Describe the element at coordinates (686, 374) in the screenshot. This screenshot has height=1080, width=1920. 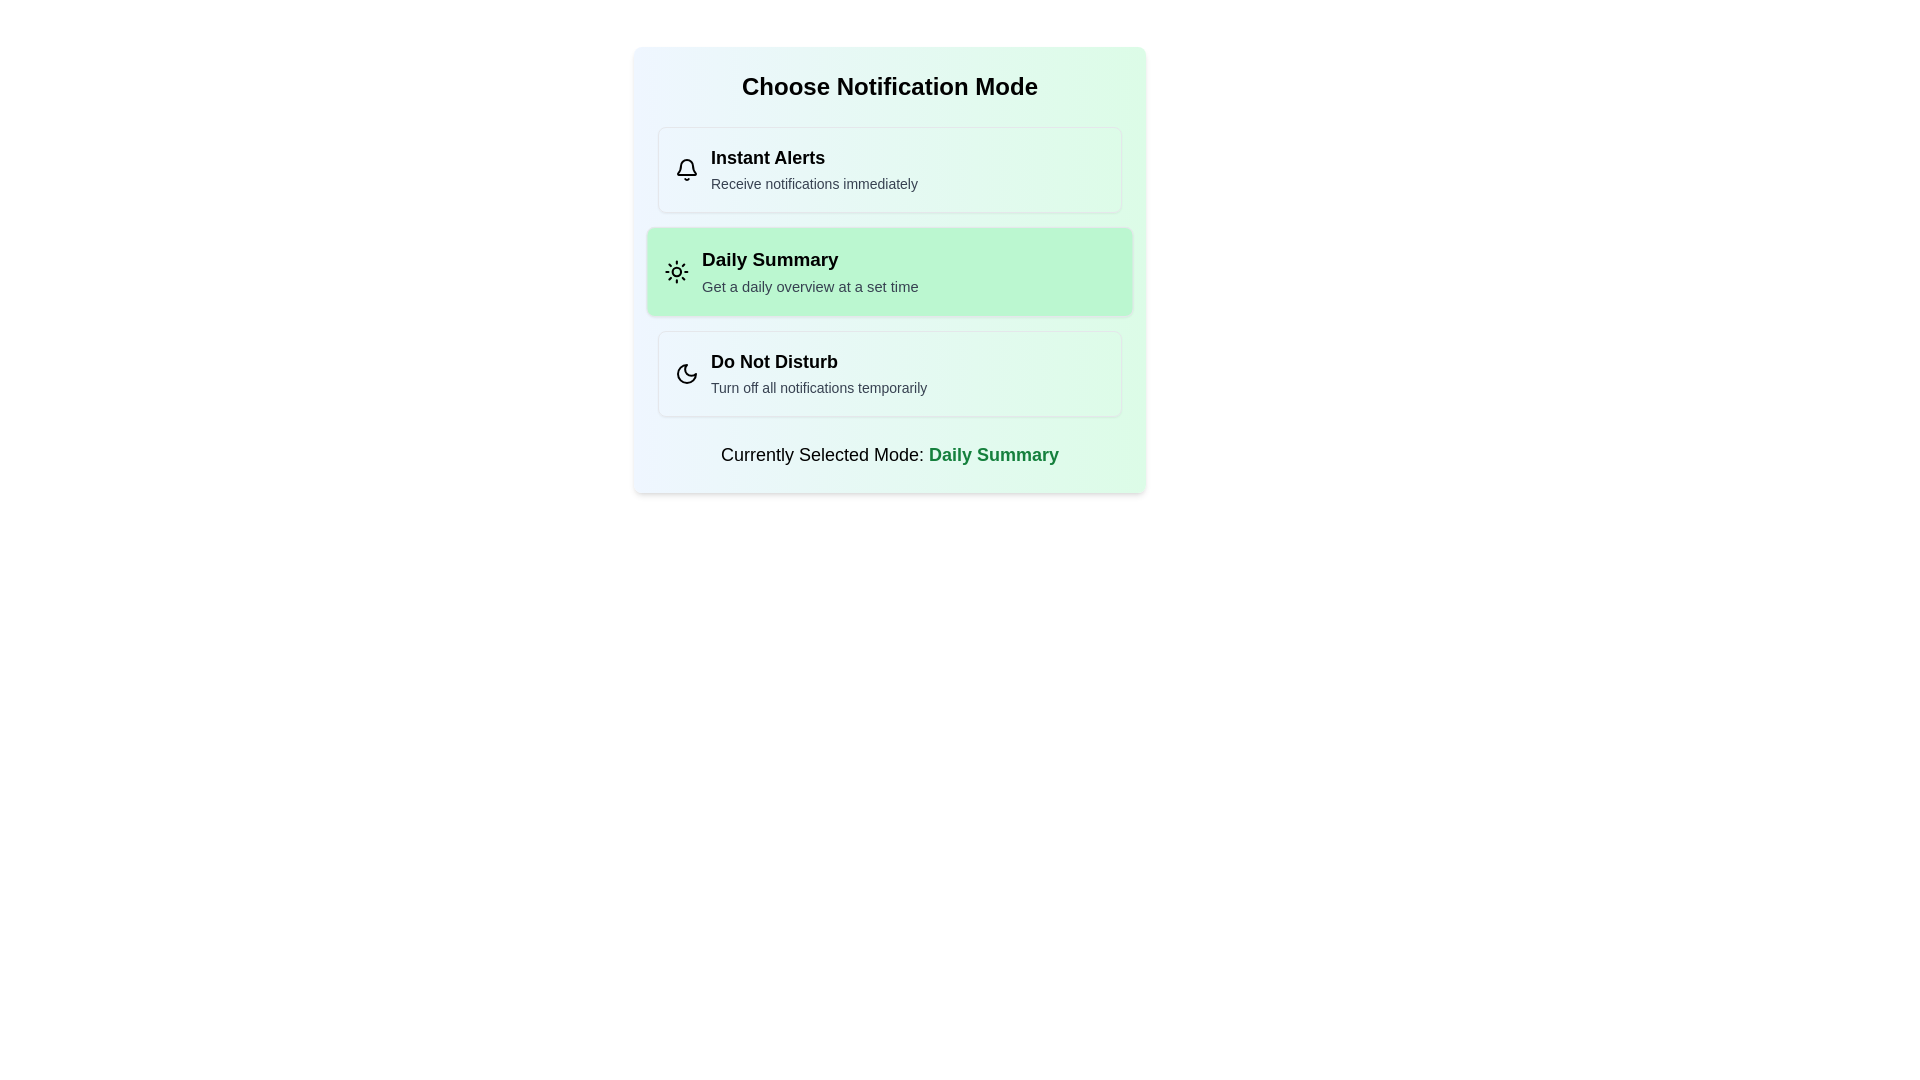
I see `the 'Do Not Disturb' icon located on the left side of the 'Do Not Disturb' option in the 'Choose Notification Mode' interface` at that location.